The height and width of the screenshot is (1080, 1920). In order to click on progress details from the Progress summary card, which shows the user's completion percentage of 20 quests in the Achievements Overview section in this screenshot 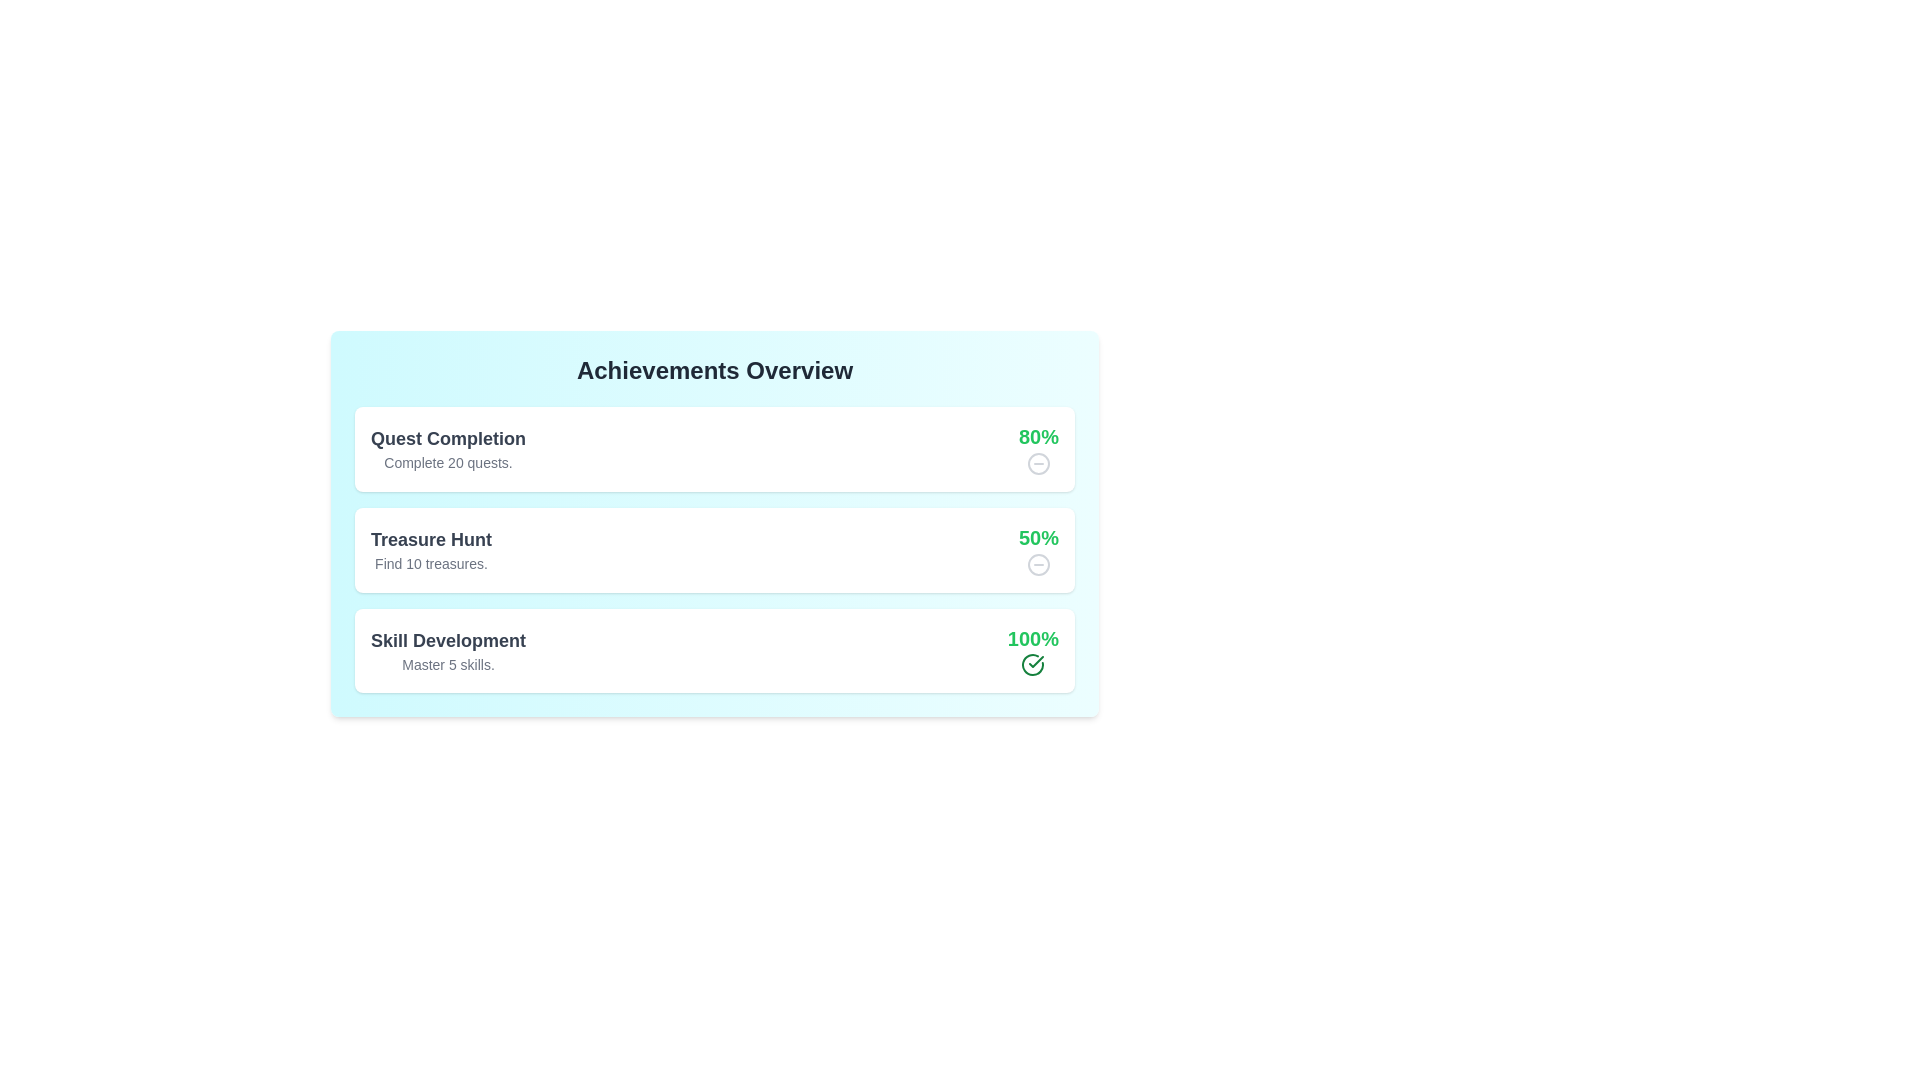, I will do `click(715, 447)`.